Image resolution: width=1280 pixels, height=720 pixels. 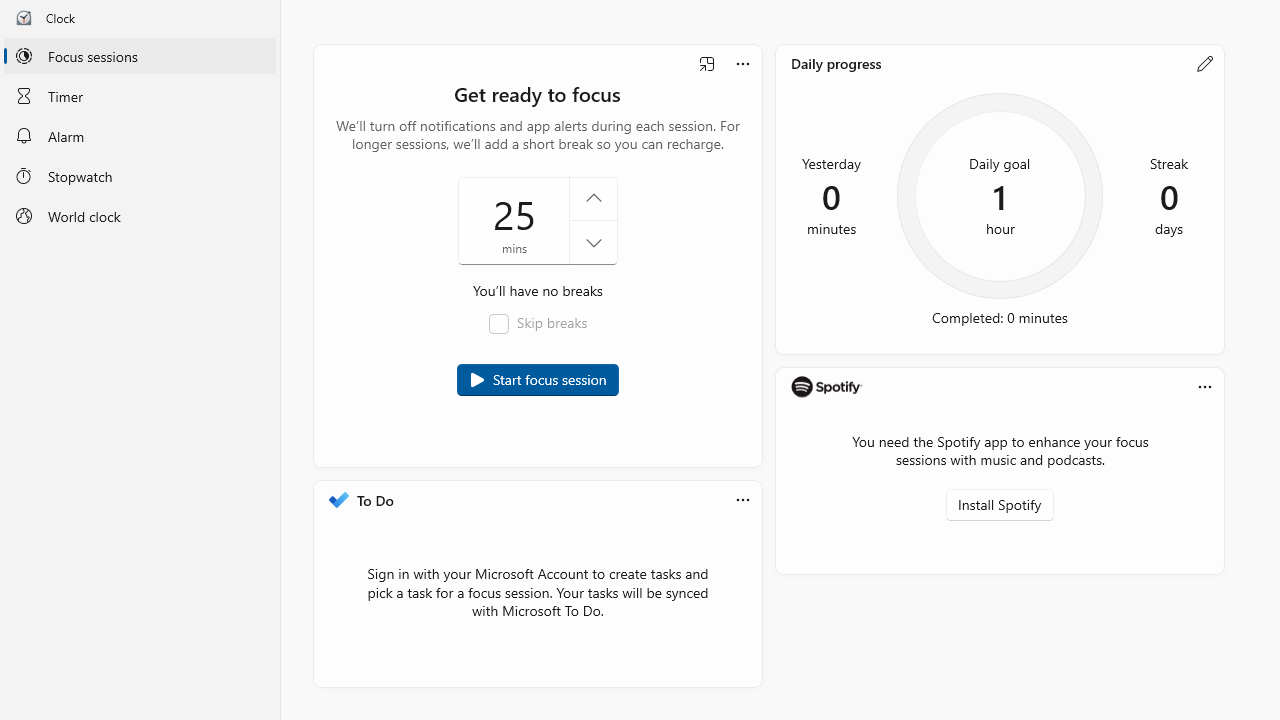 I want to click on 'Stopwatch', so click(x=139, y=174).